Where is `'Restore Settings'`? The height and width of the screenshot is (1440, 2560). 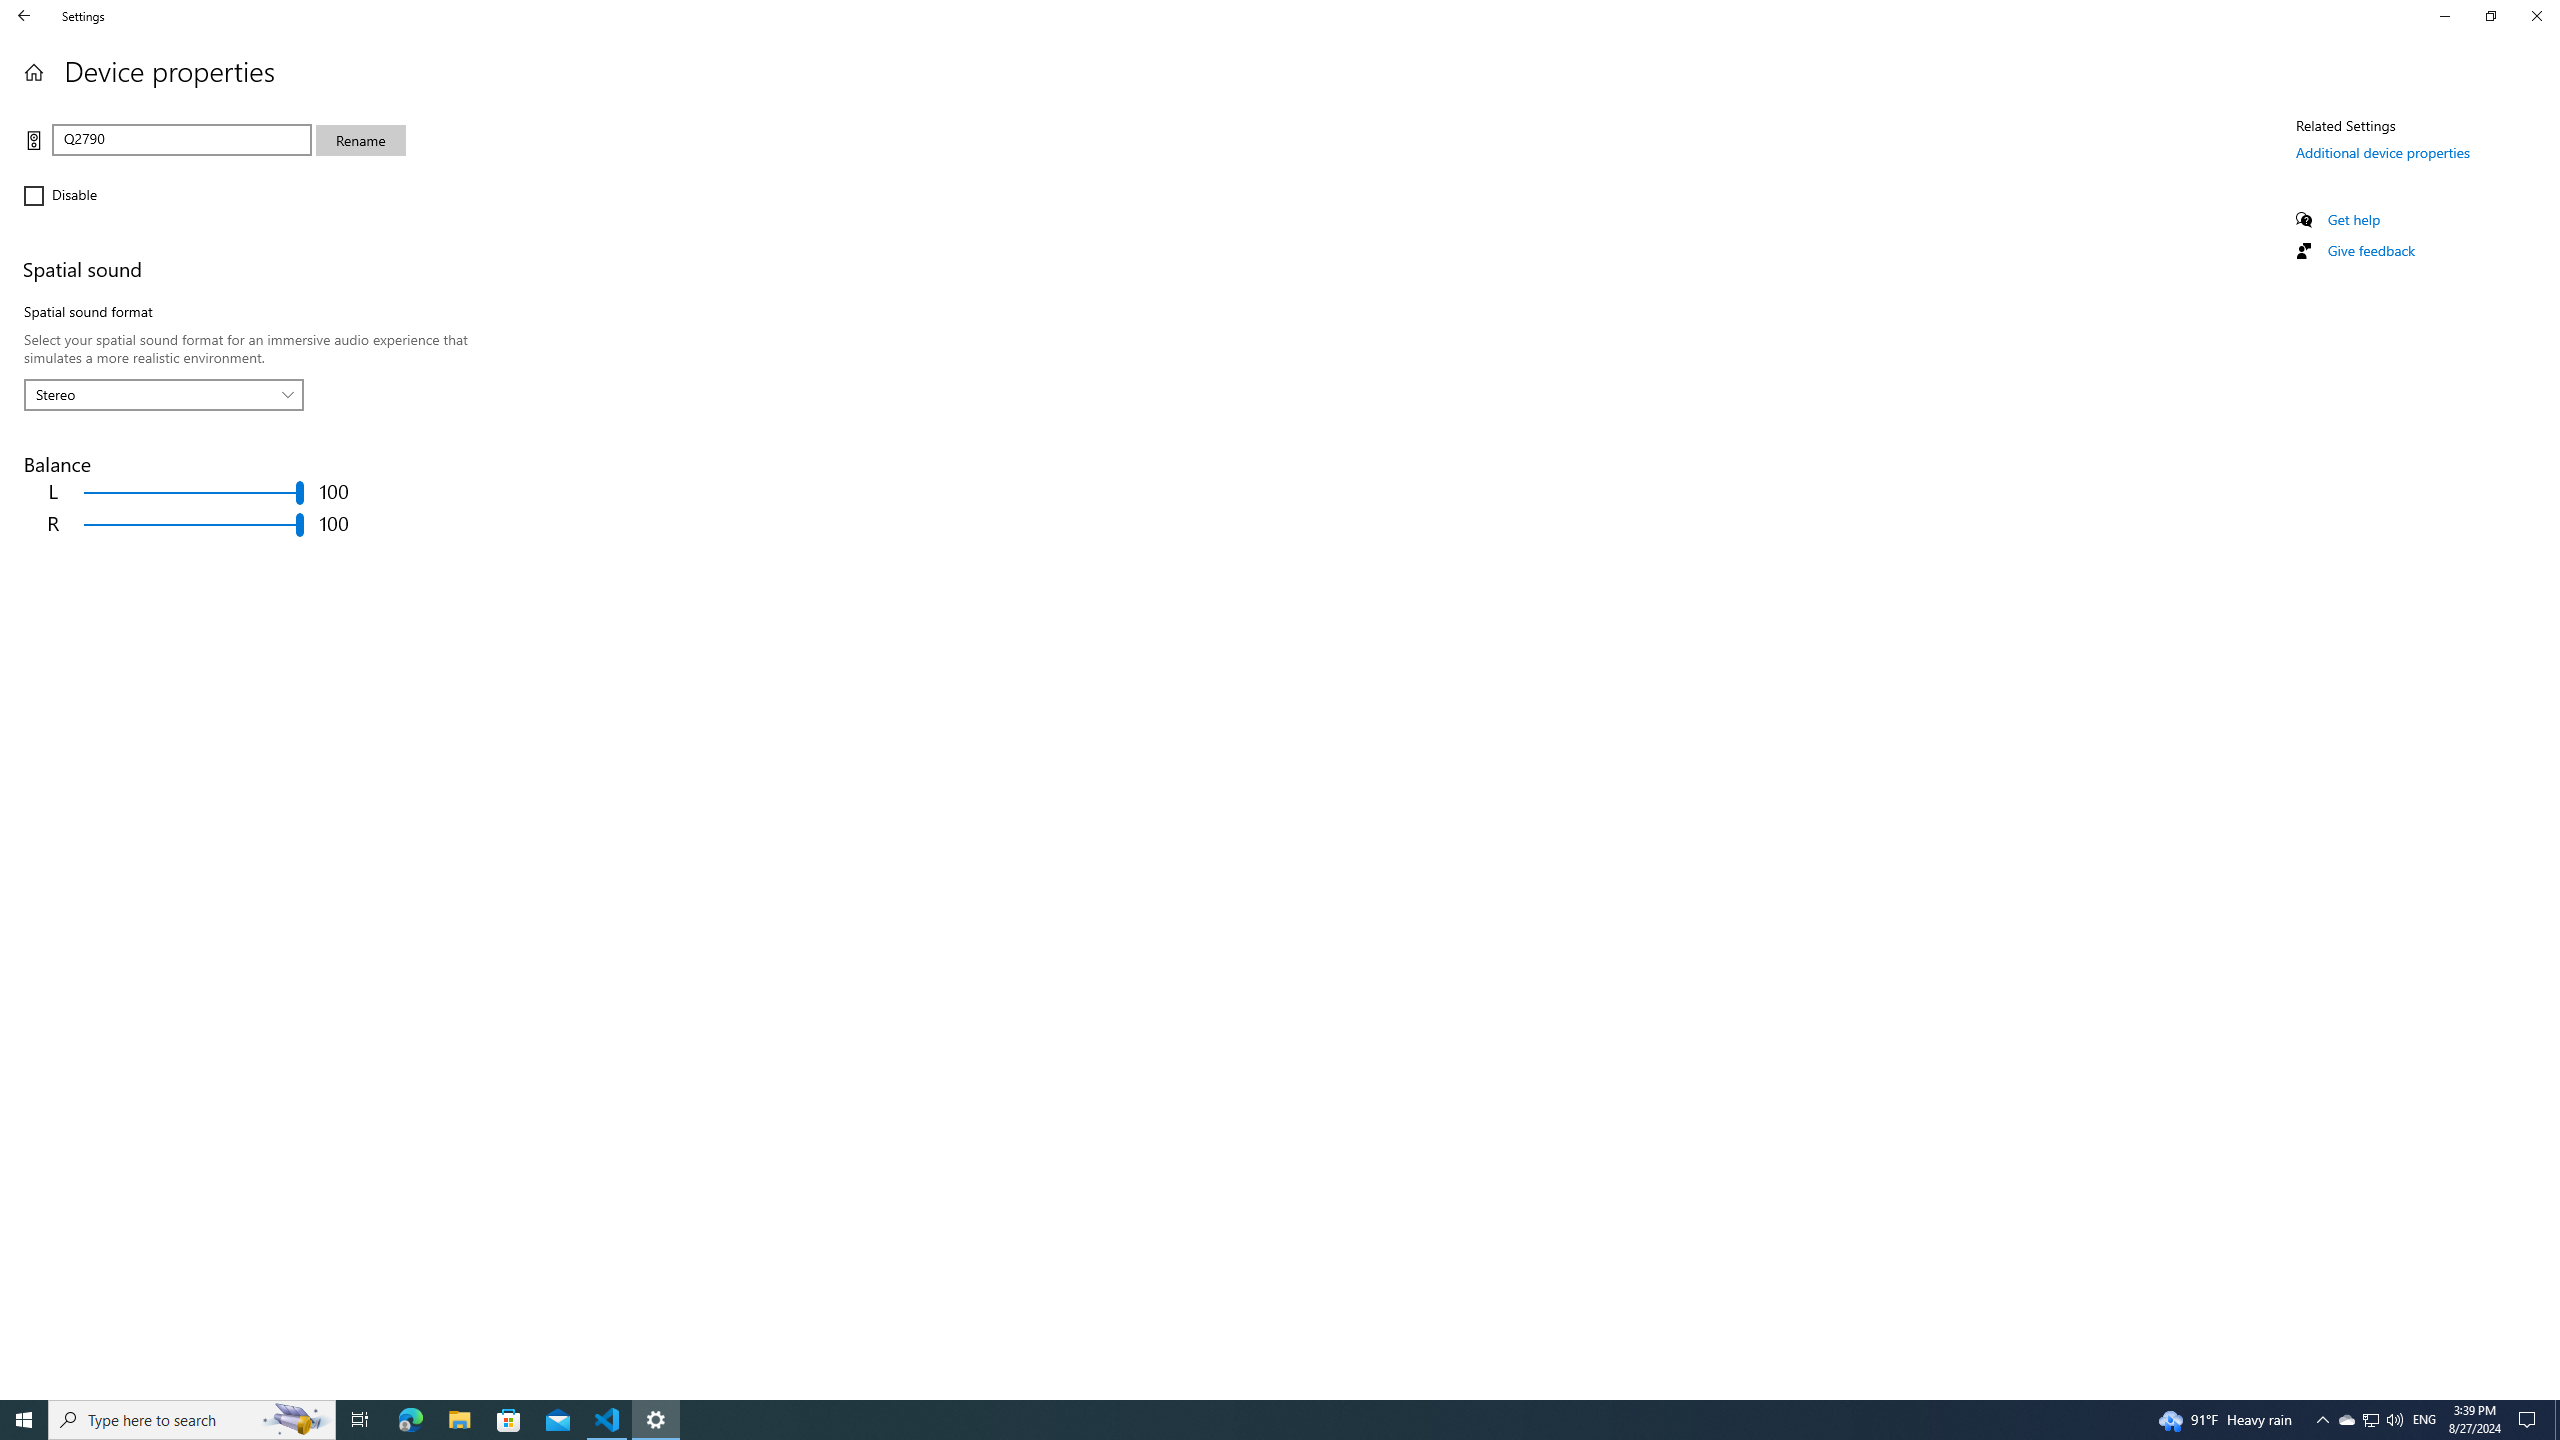
'Restore Settings' is located at coordinates (2490, 15).